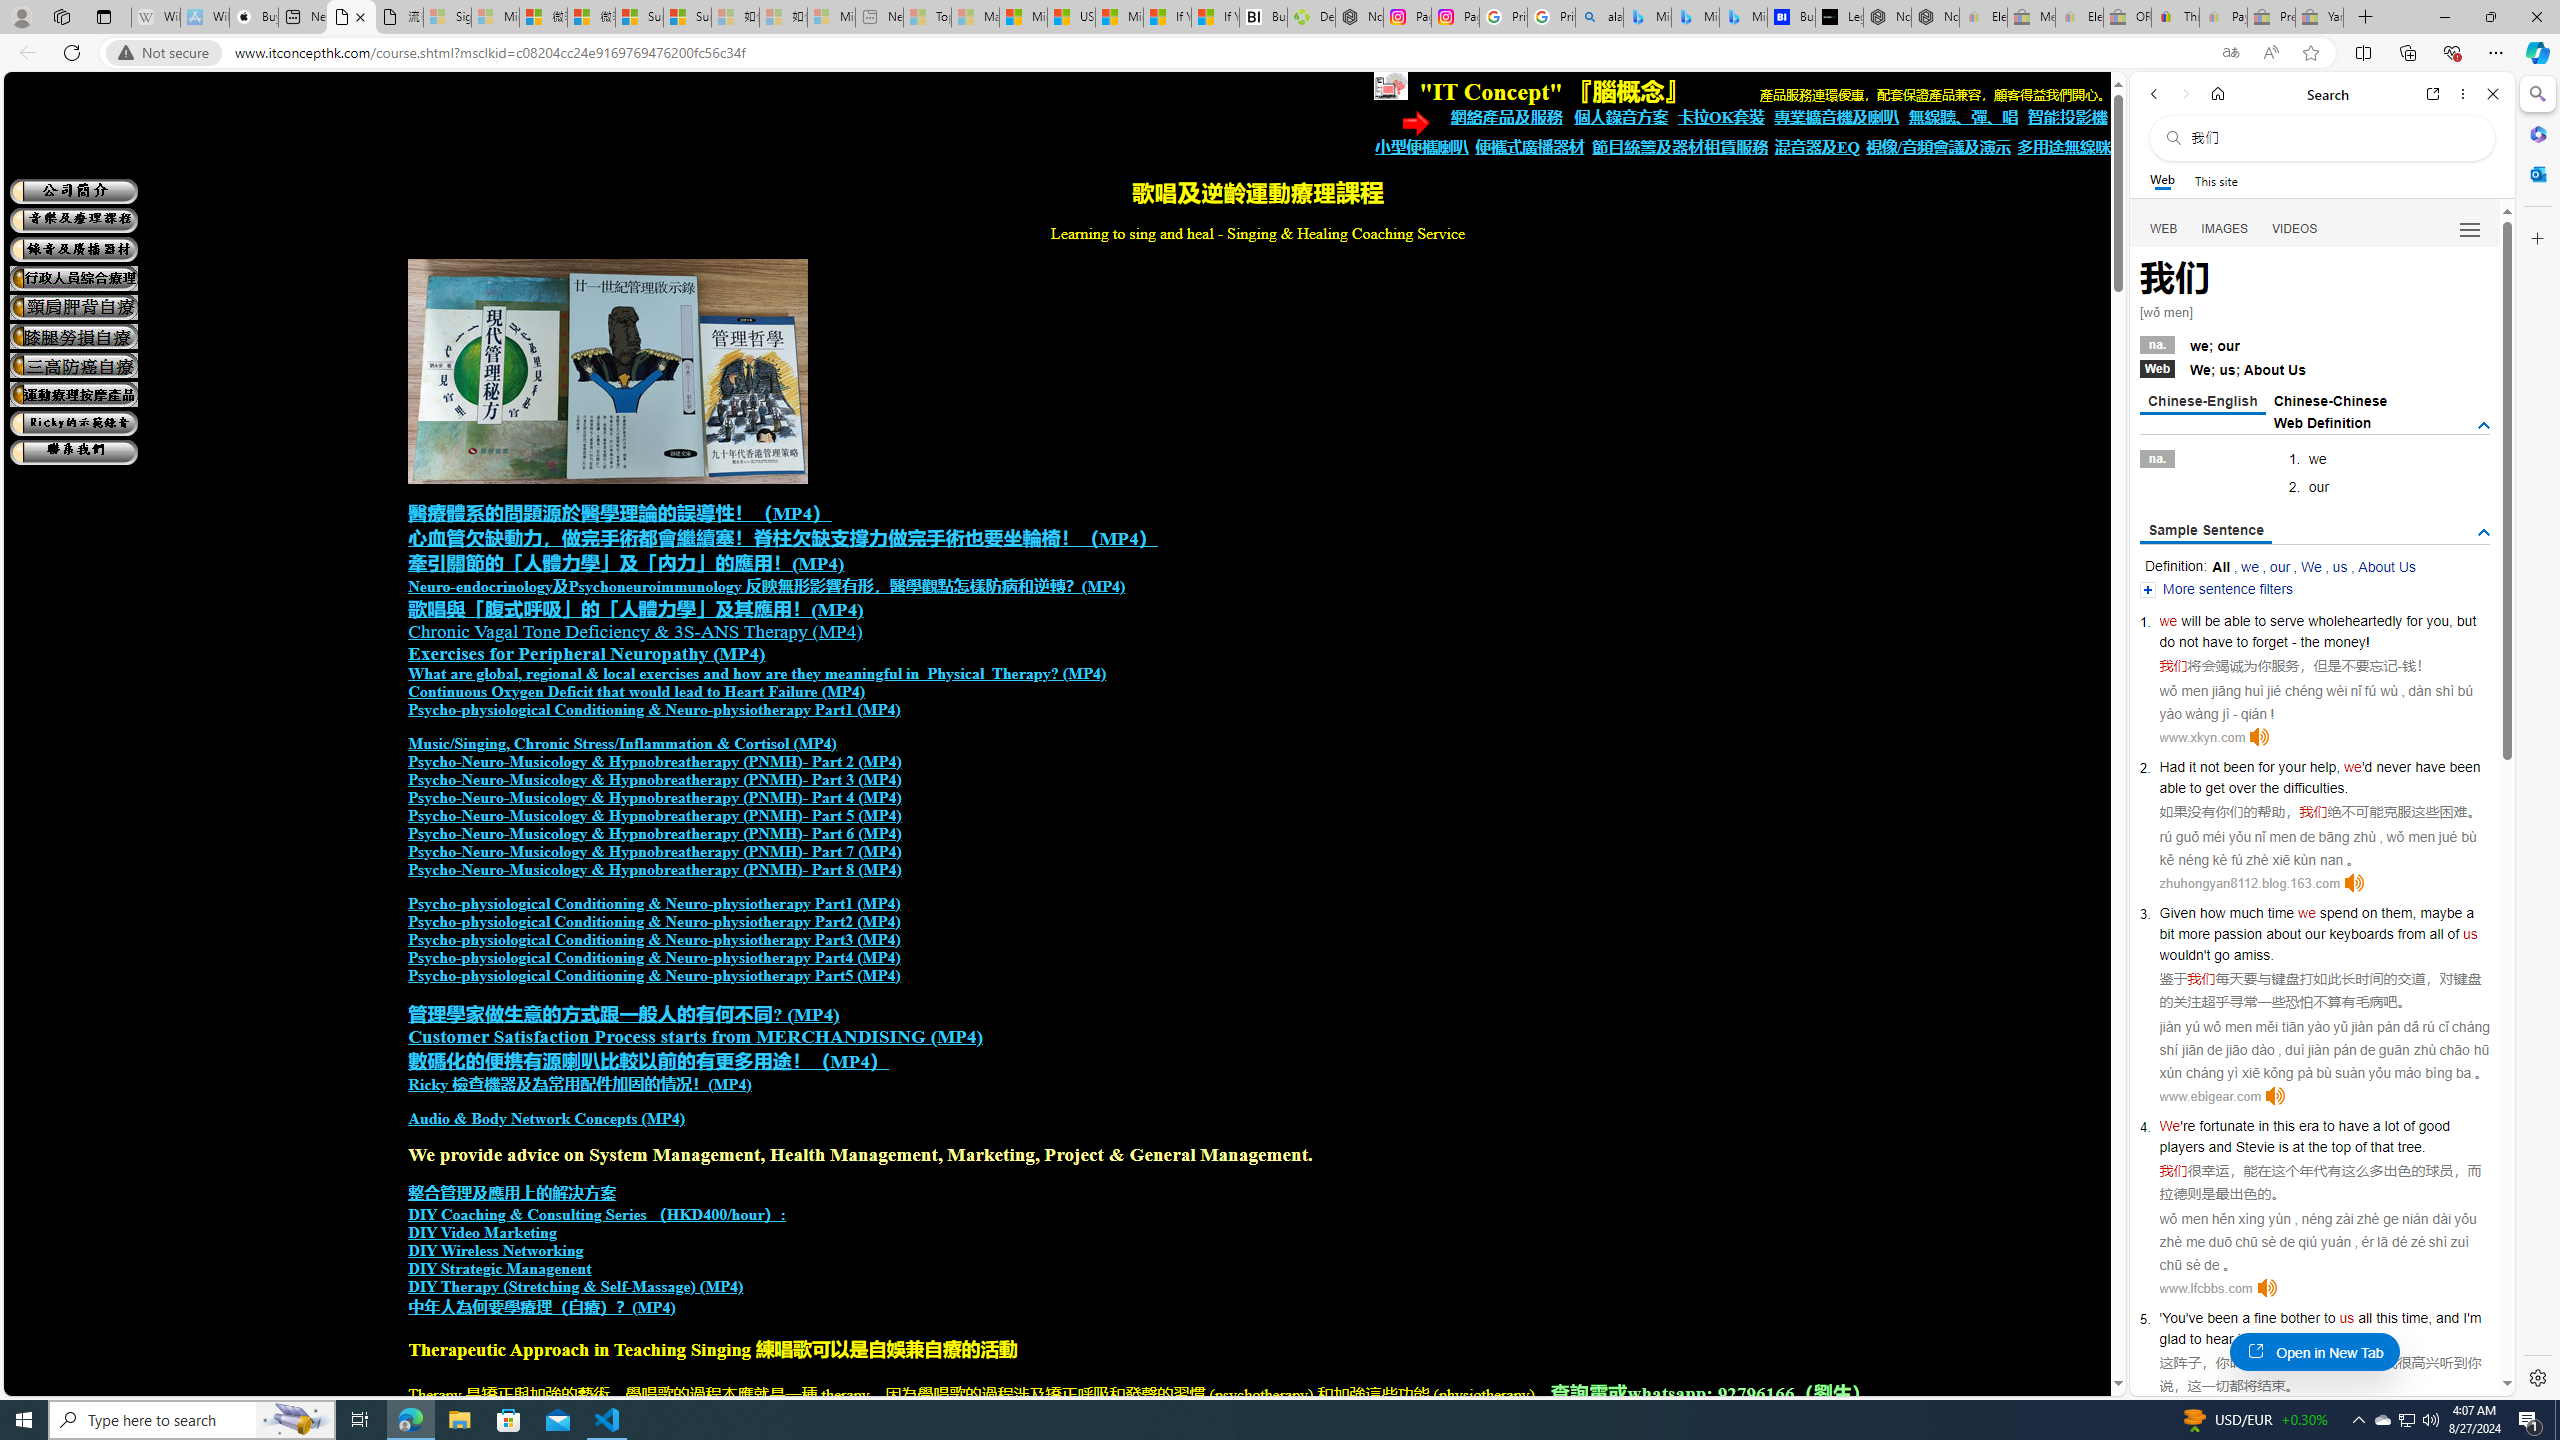 This screenshot has height=1440, width=2560. What do you see at coordinates (2246, 1317) in the screenshot?
I see `'a'` at bounding box center [2246, 1317].